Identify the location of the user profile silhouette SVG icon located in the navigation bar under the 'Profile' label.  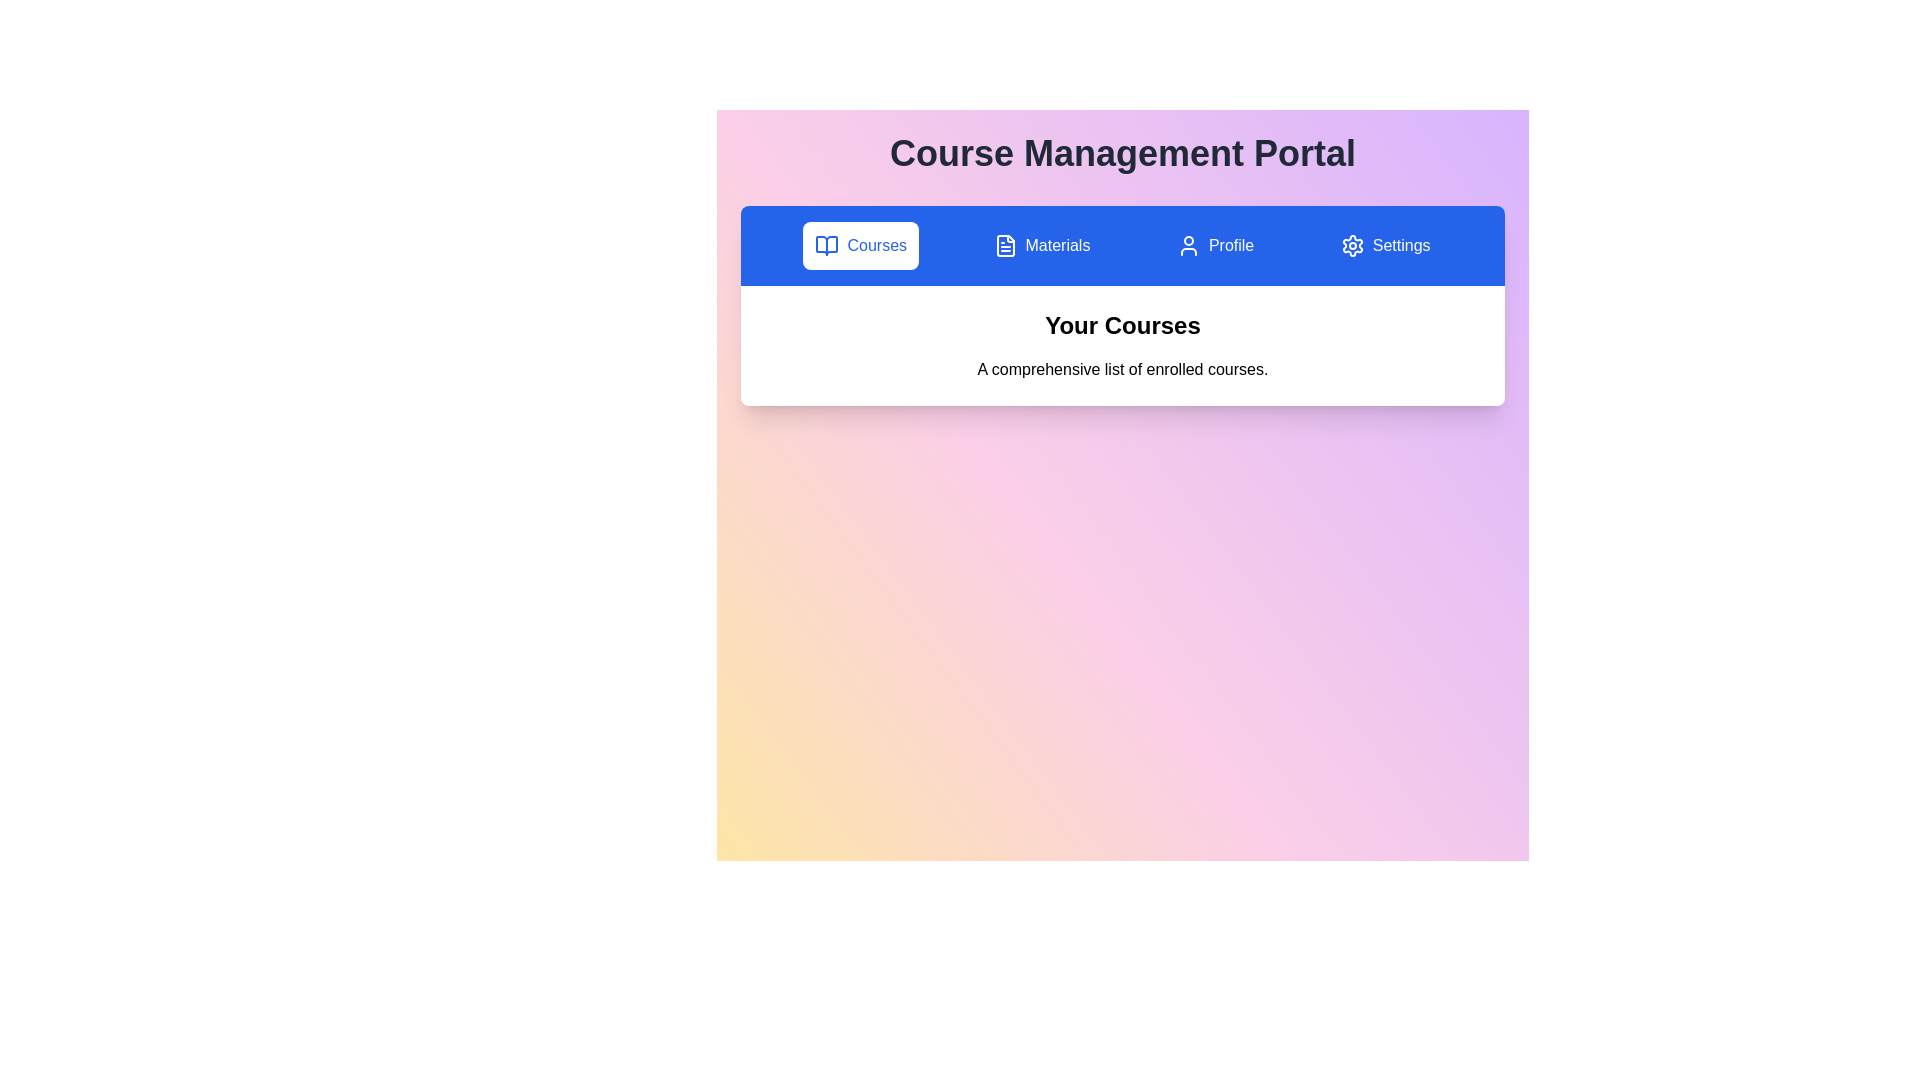
(1188, 245).